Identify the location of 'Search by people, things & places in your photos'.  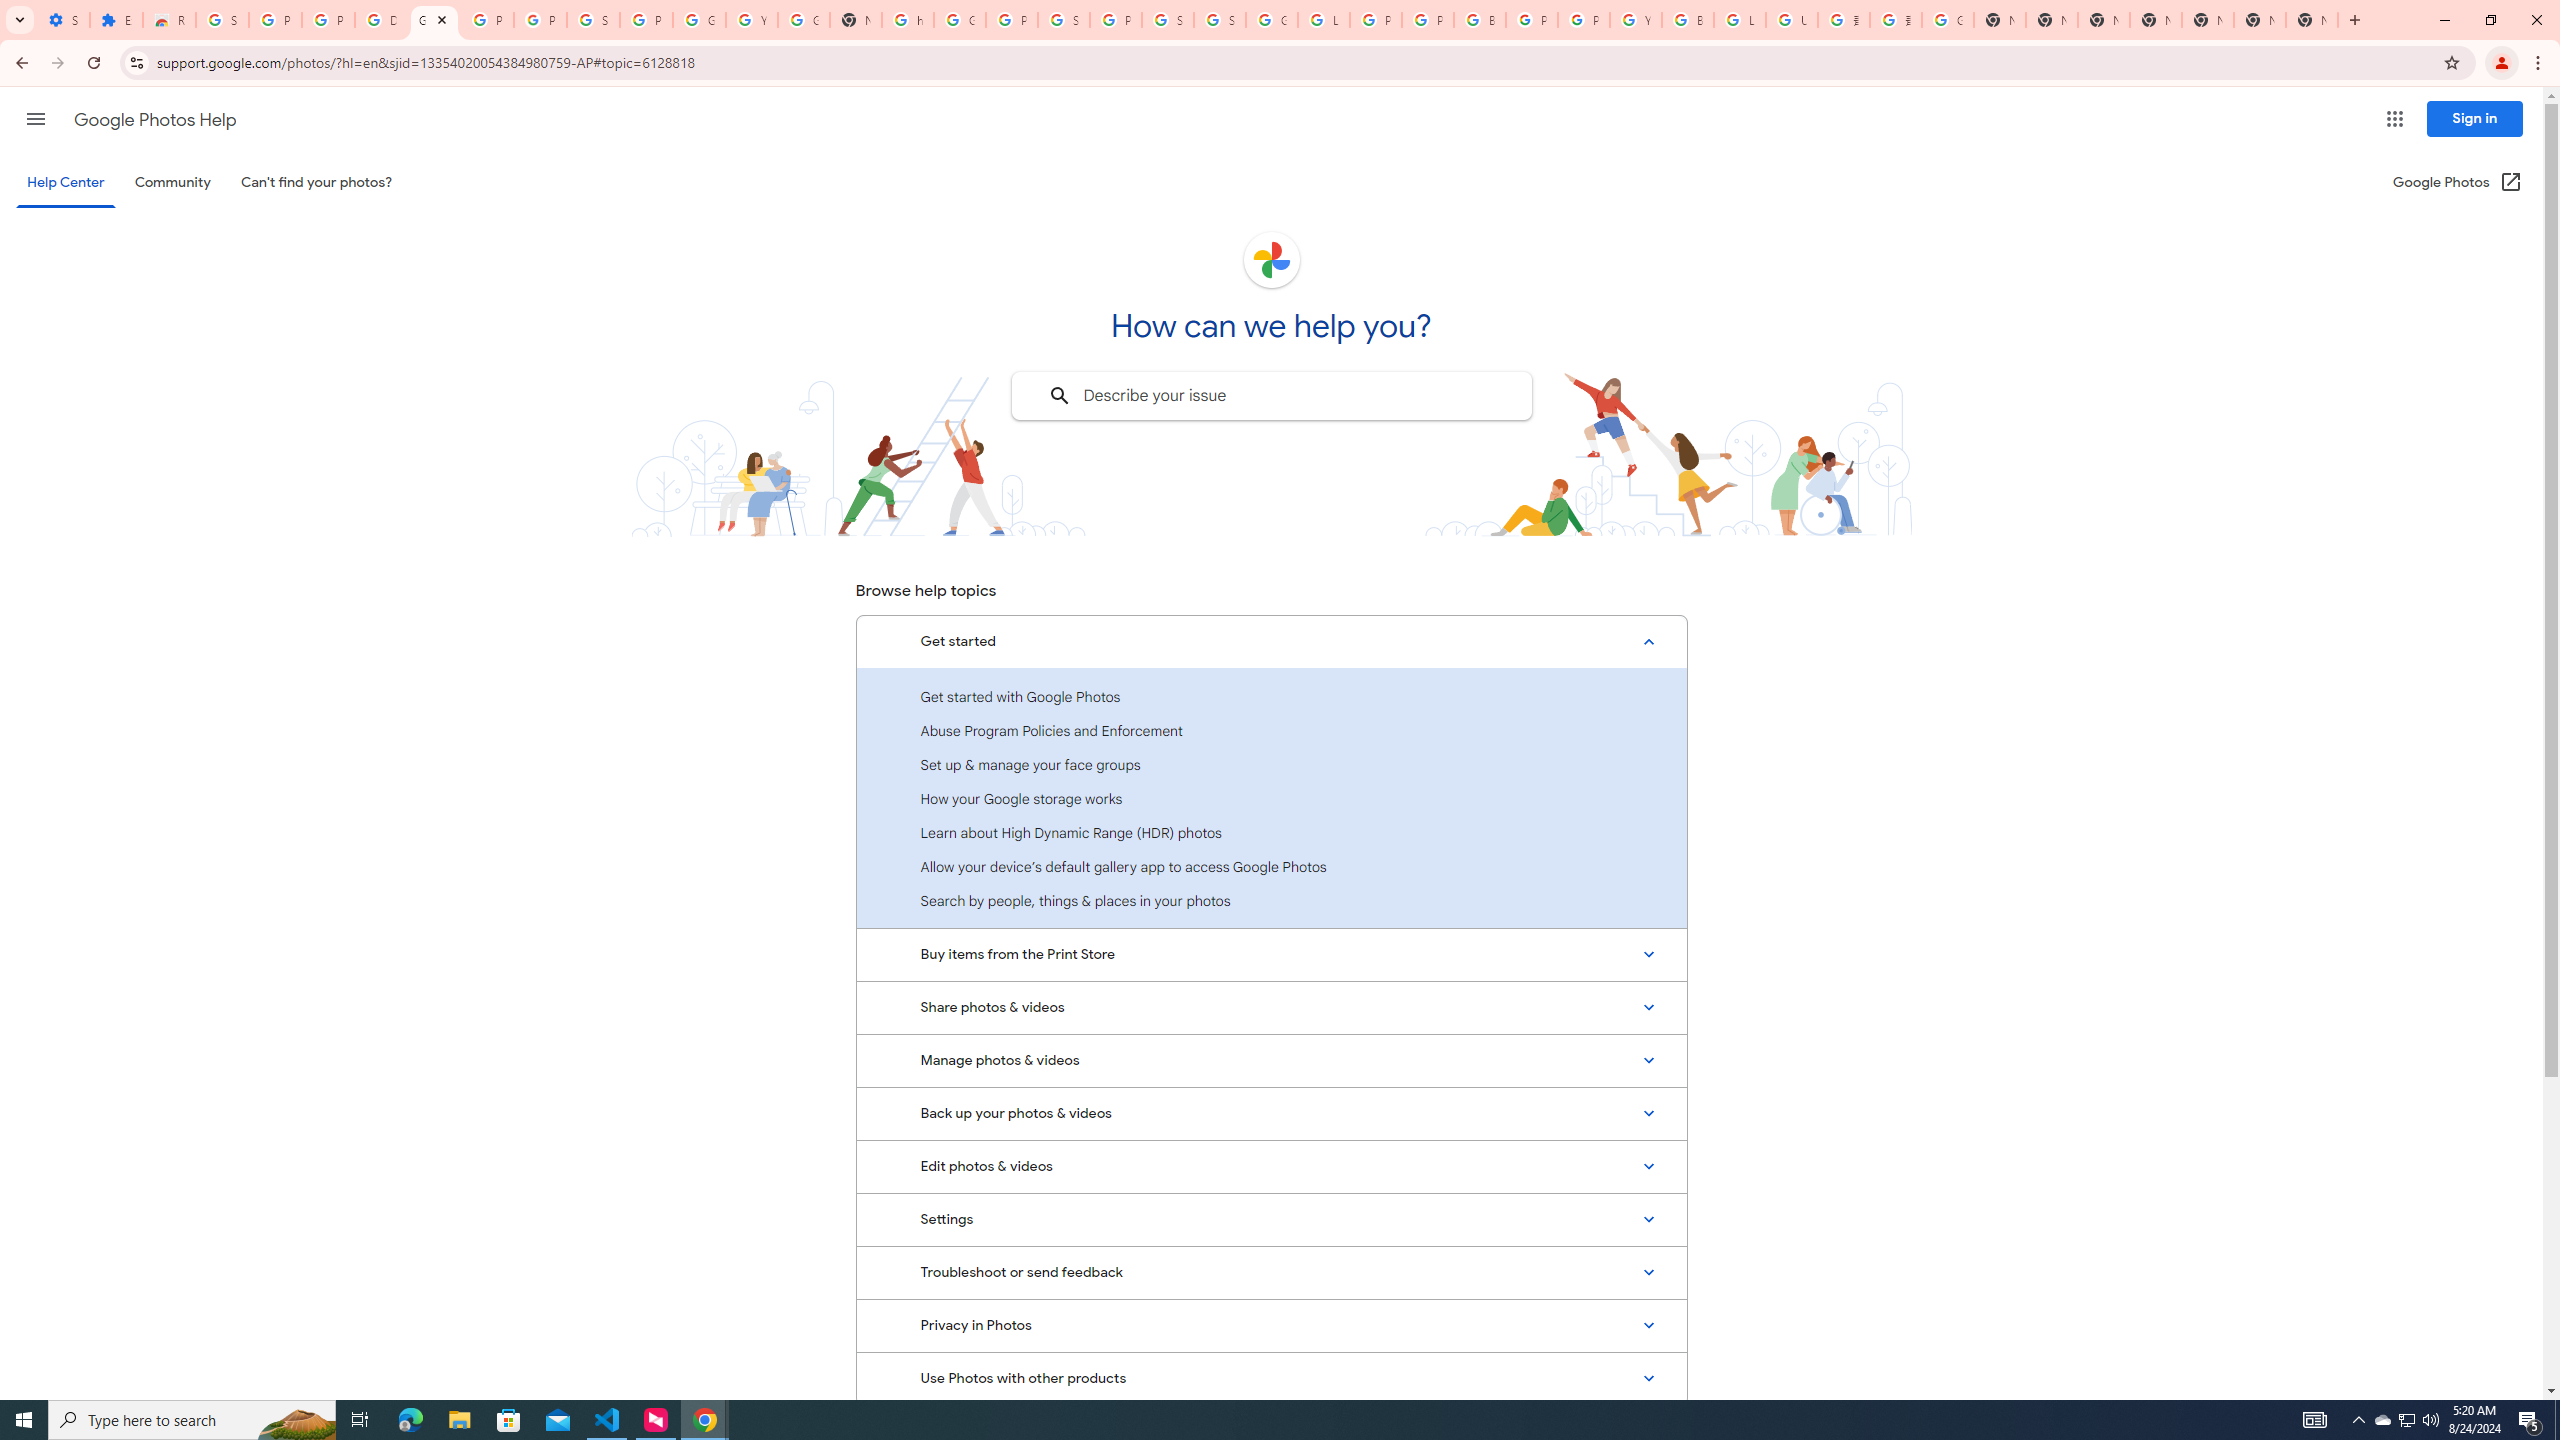
(1271, 900).